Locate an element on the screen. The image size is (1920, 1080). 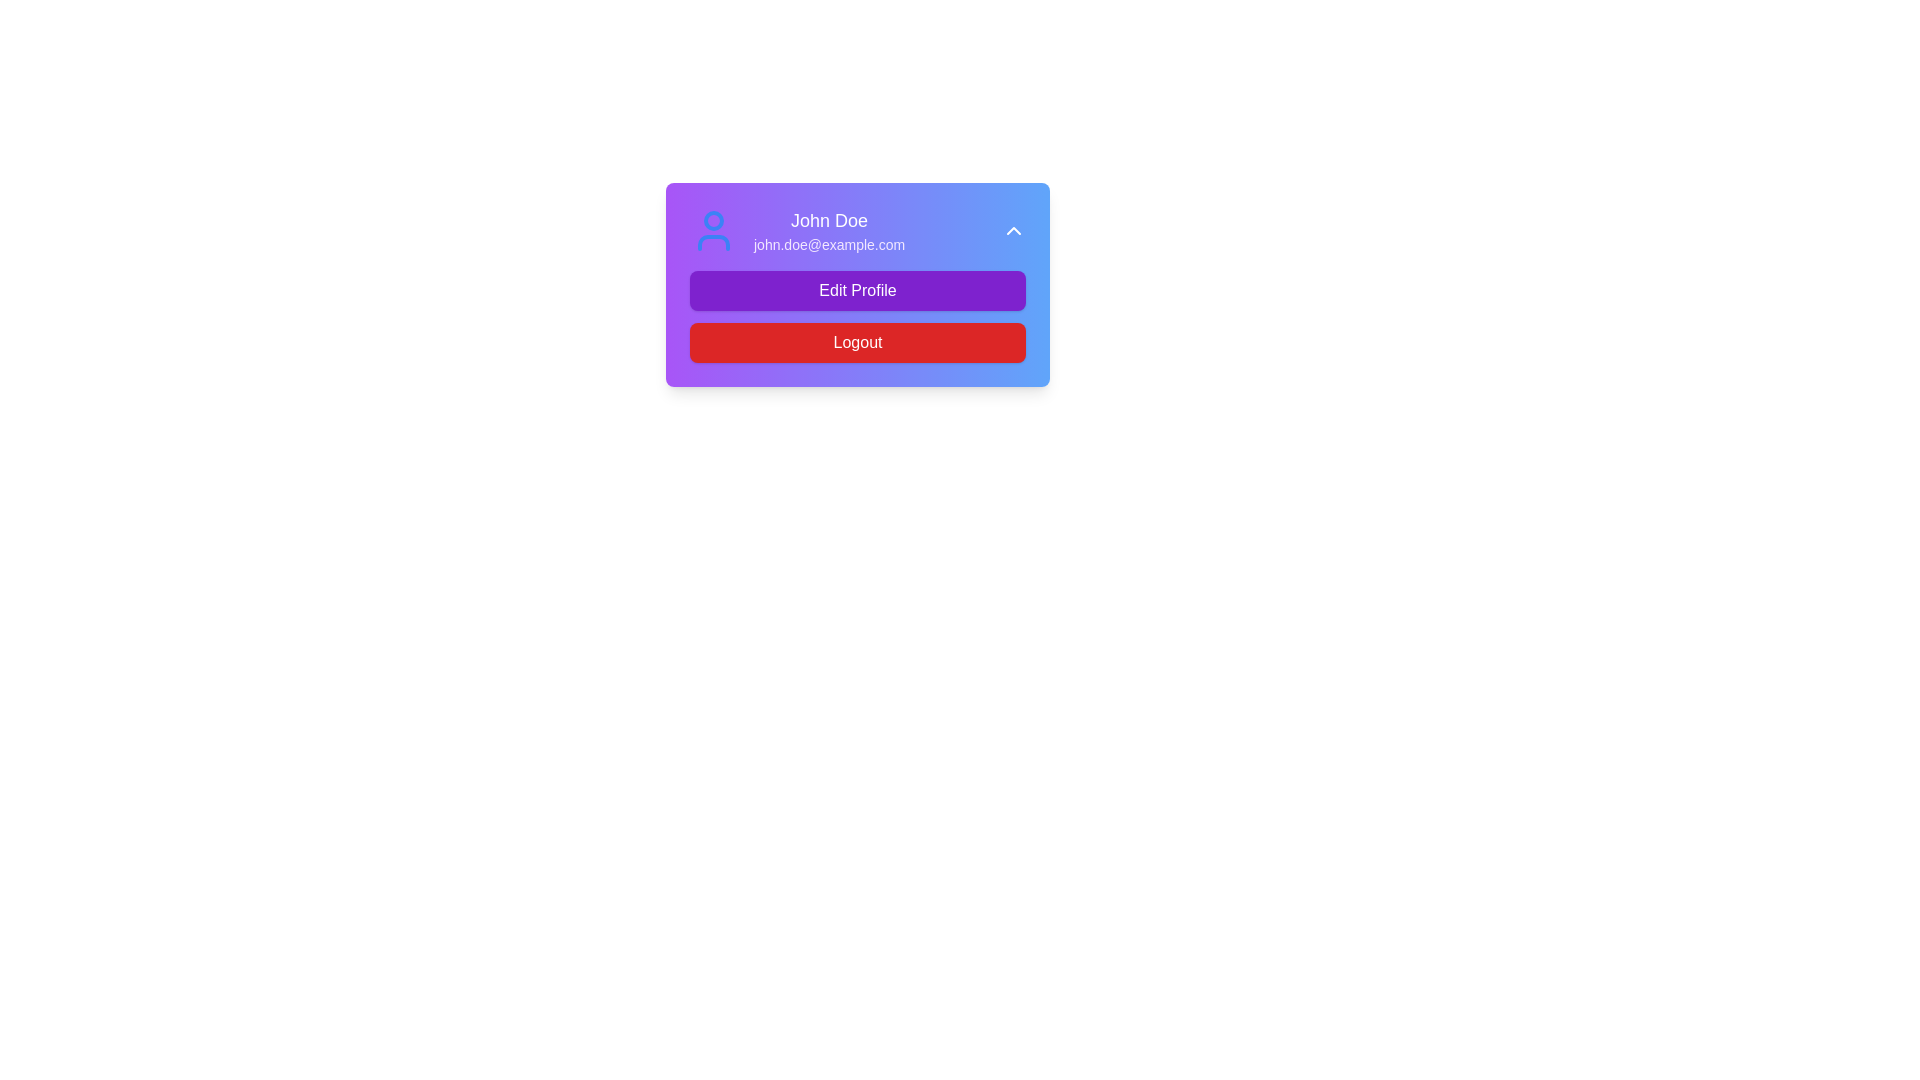
the 'Edit Profile' button is located at coordinates (858, 290).